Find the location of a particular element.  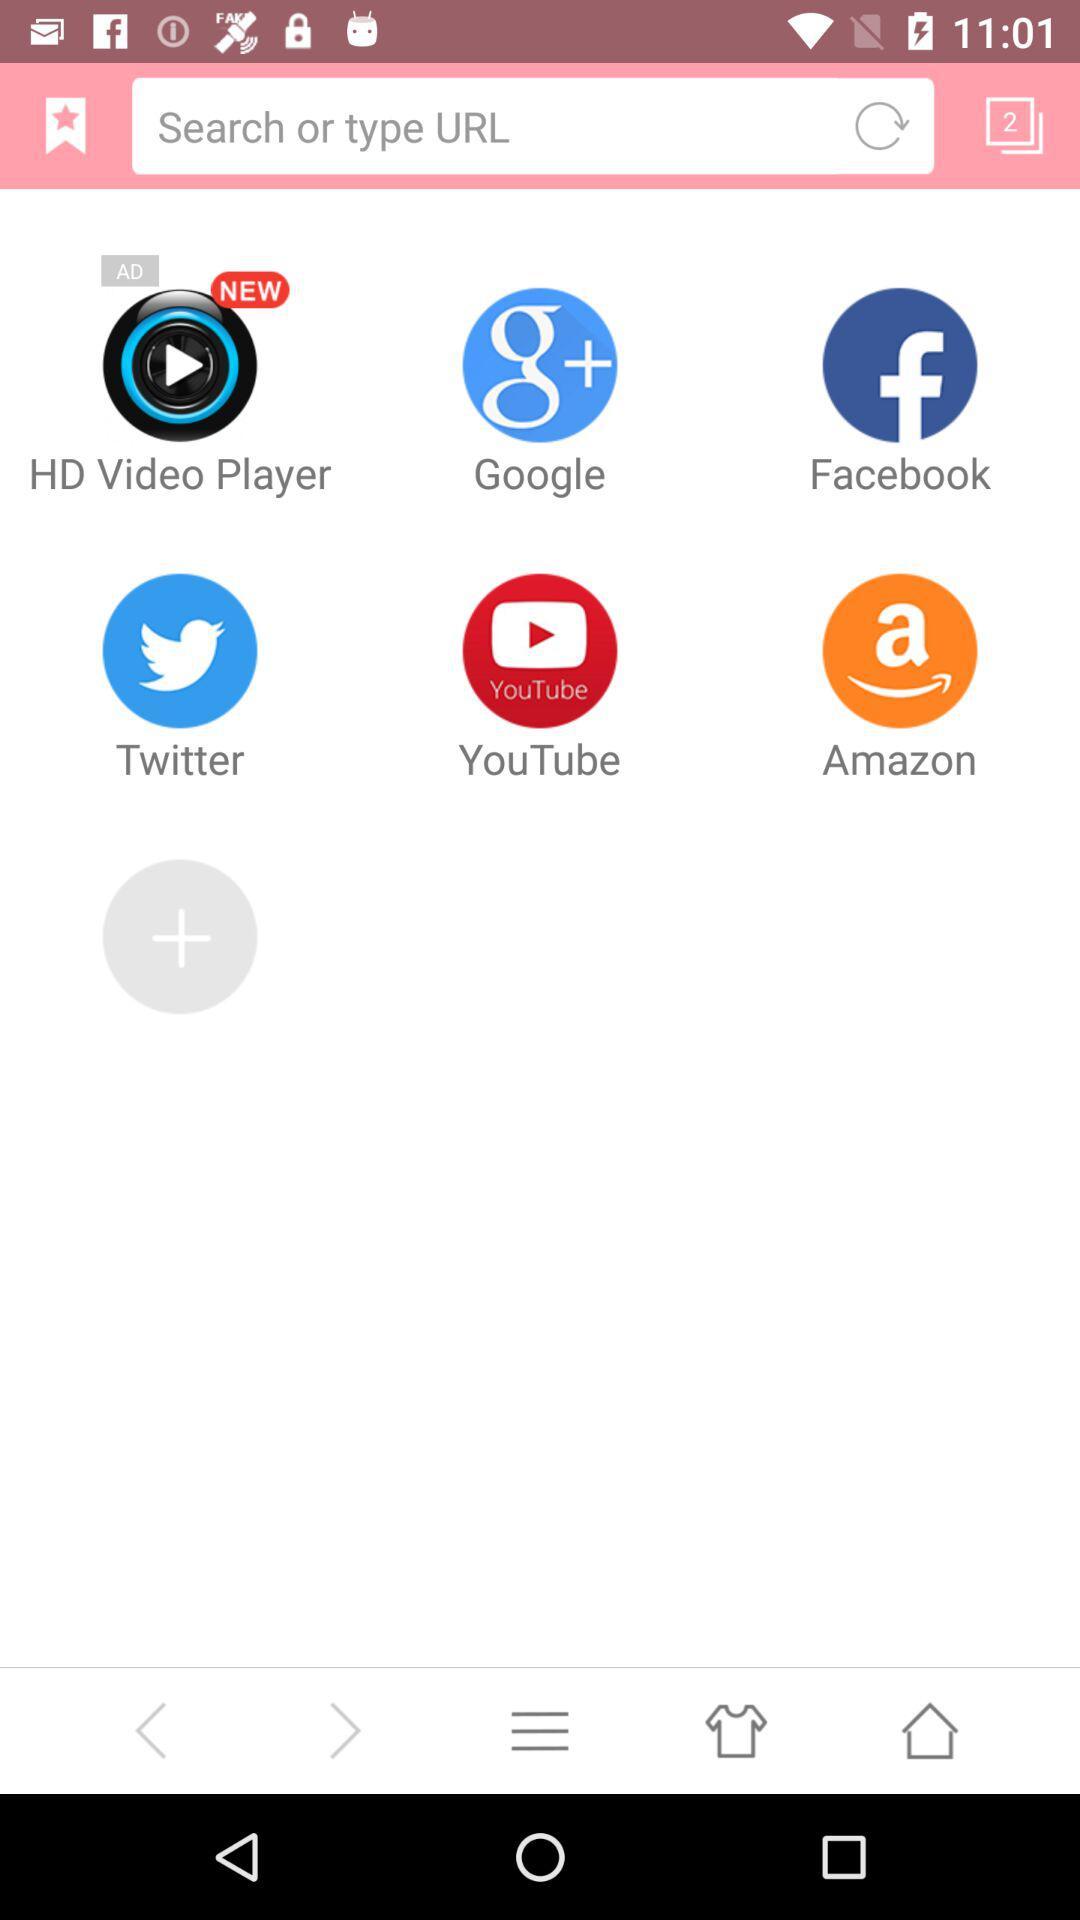

next is located at coordinates (343, 1729).